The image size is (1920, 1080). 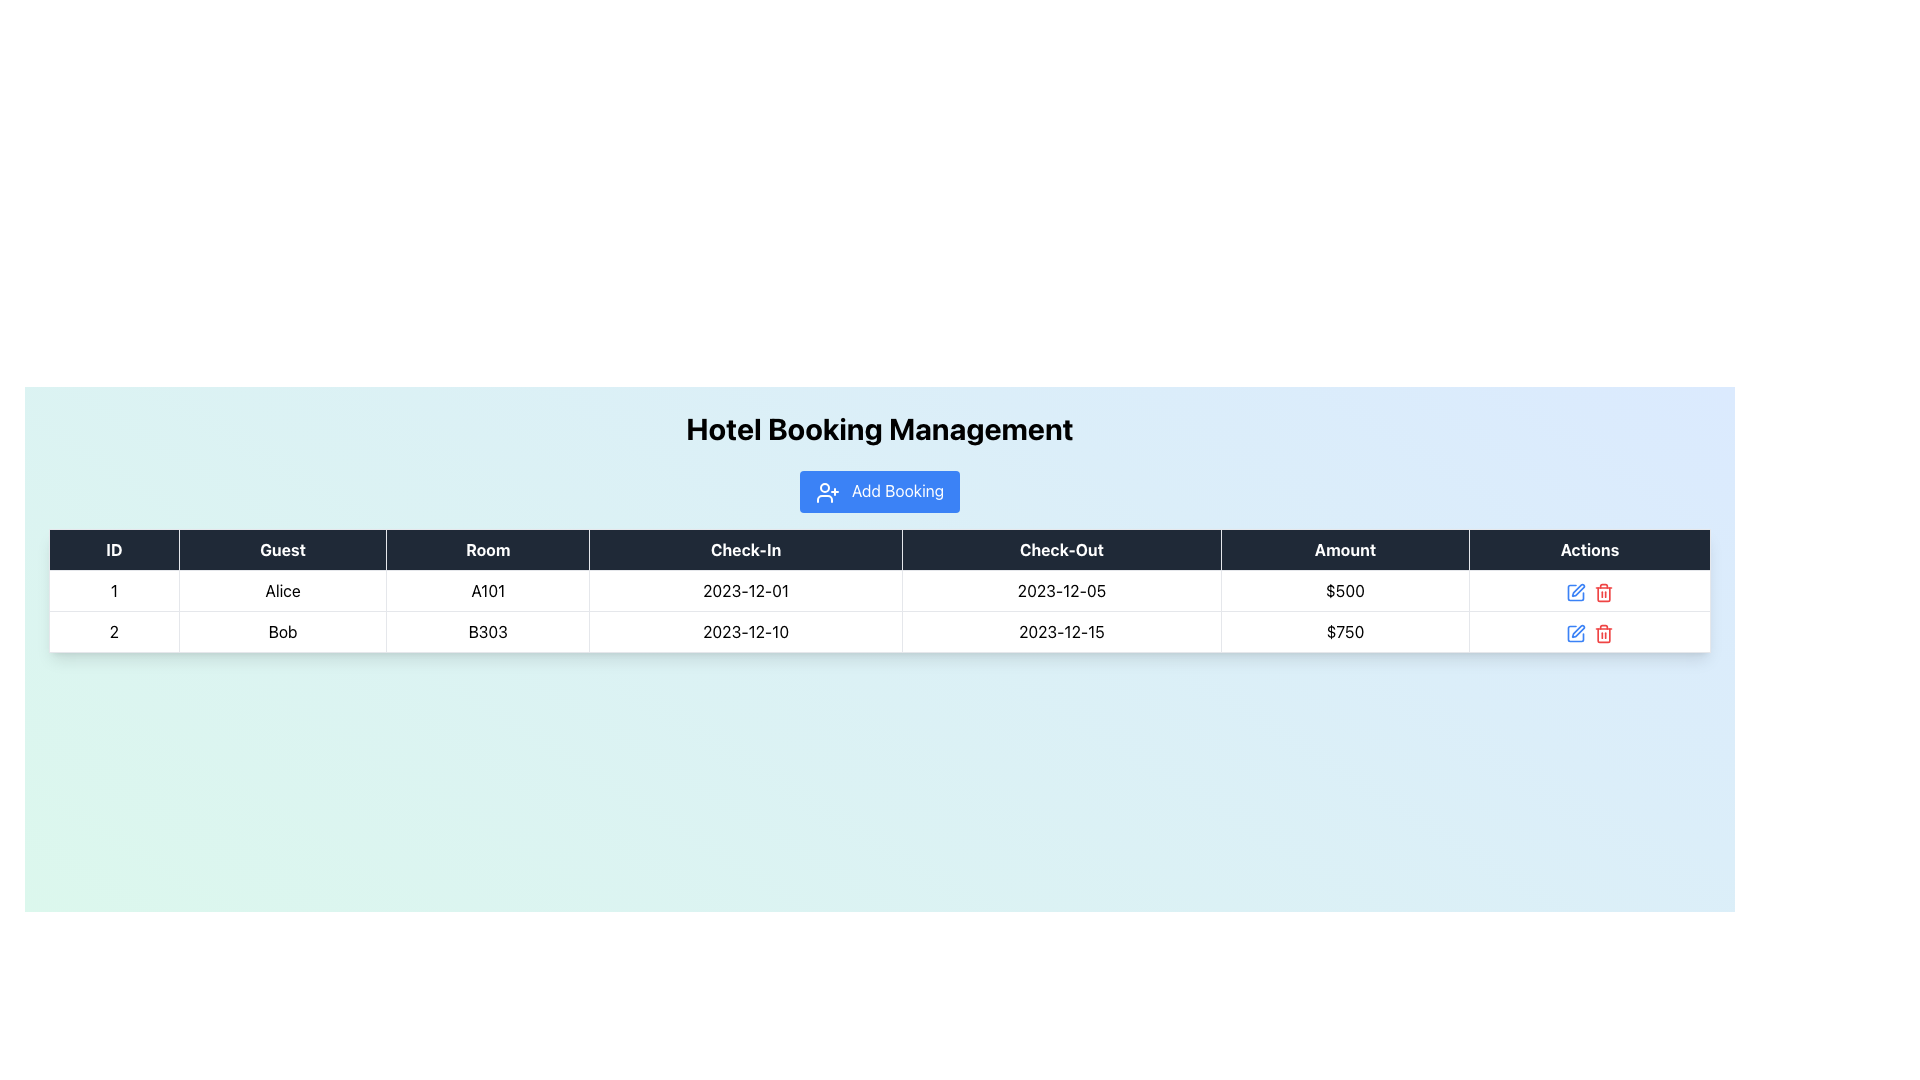 What do you see at coordinates (745, 549) in the screenshot?
I see `the Table Header Cell labeled 'Check-In', which is the fourth column header in the table, positioned between 'Room' and 'Check-Out'` at bounding box center [745, 549].